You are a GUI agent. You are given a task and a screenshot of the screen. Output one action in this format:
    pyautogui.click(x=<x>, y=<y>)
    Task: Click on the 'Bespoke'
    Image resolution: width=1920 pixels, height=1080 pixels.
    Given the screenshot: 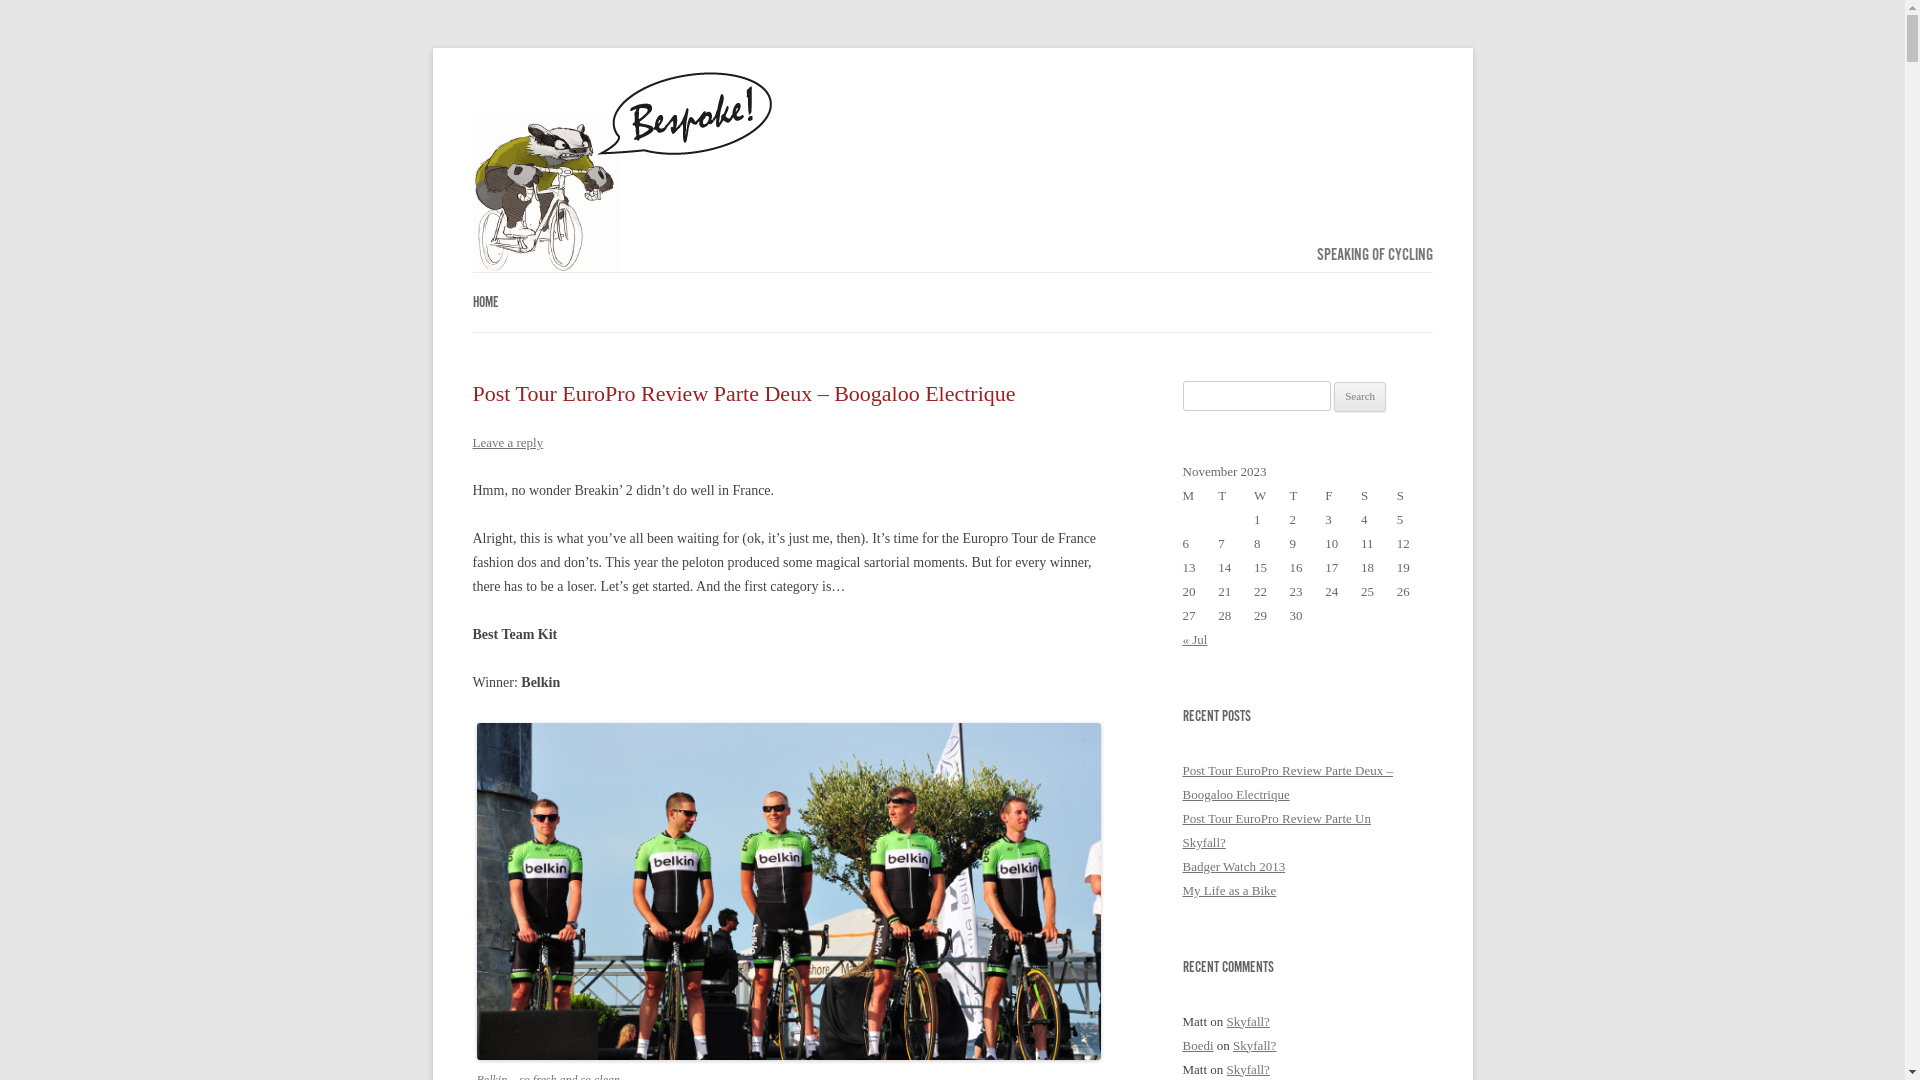 What is the action you would take?
    pyautogui.click(x=621, y=171)
    